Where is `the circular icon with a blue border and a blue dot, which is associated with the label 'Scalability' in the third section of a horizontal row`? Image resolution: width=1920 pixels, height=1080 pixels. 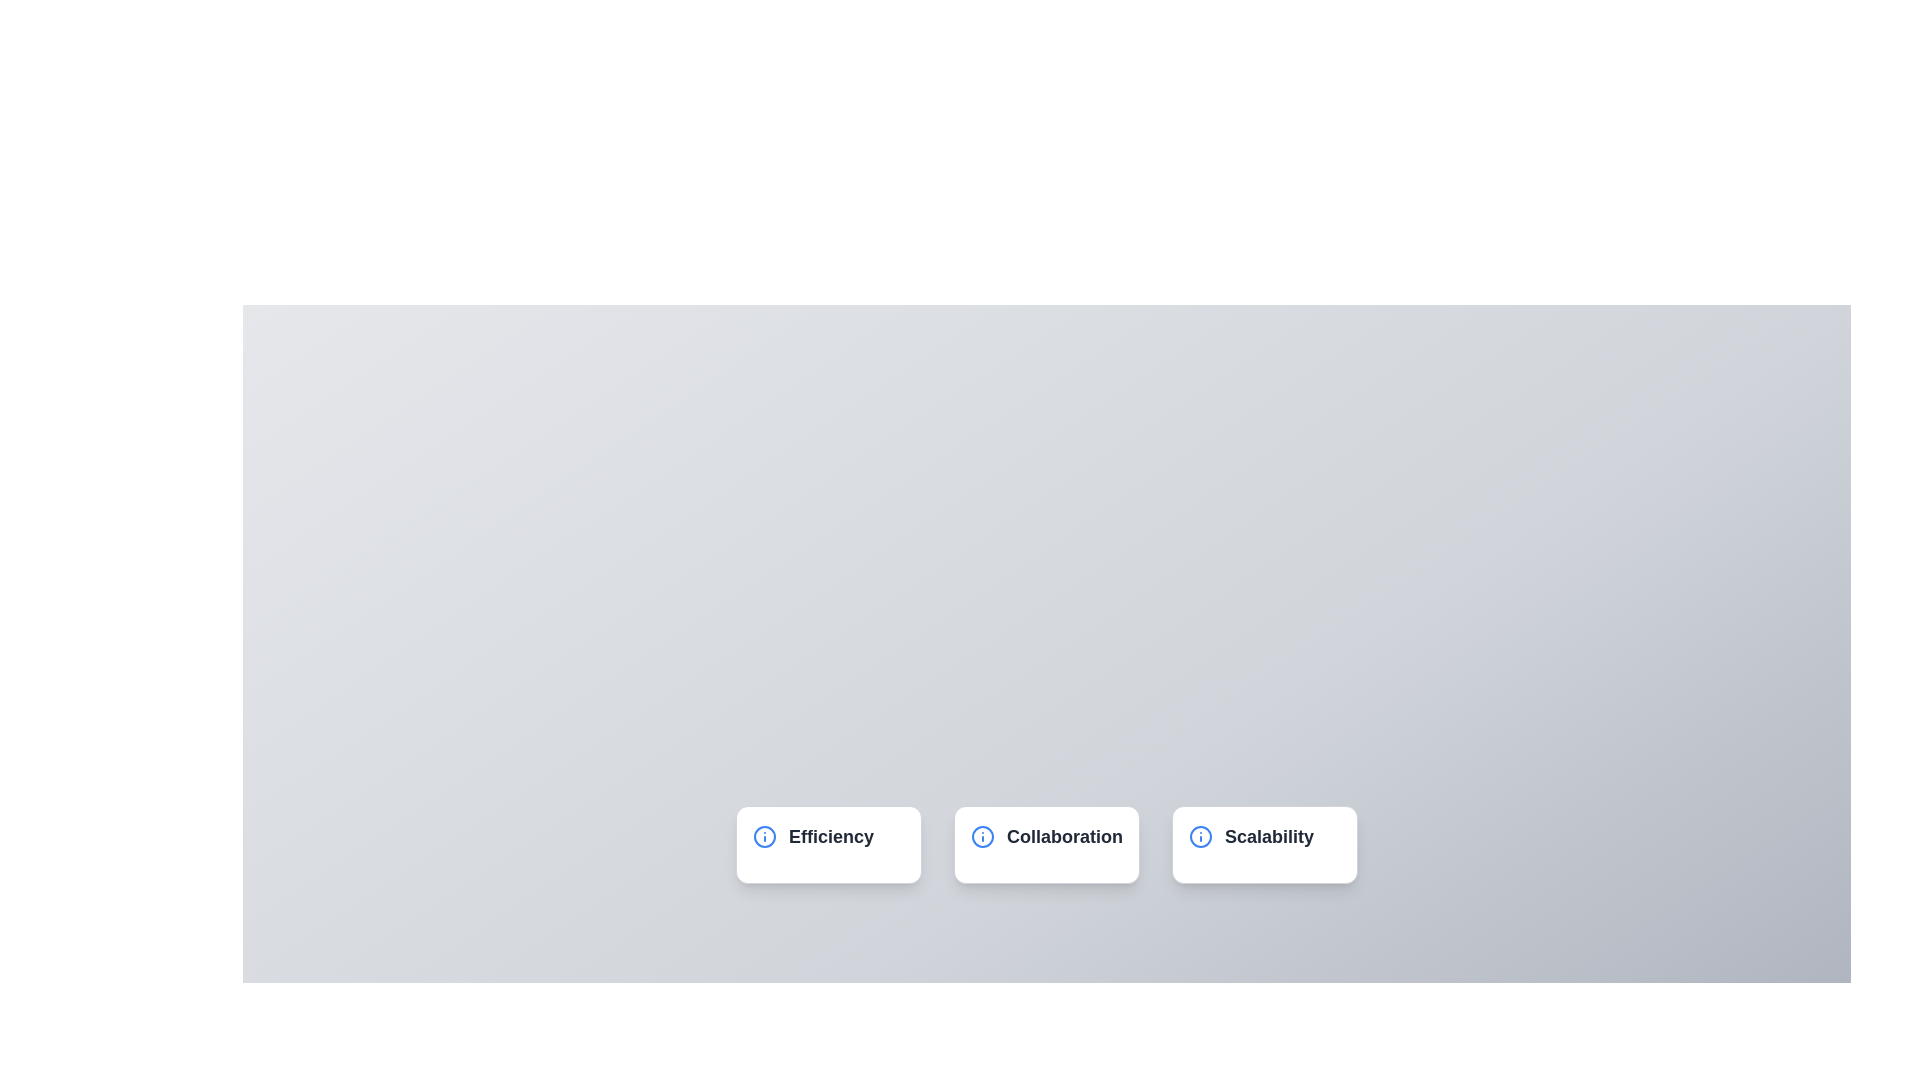 the circular icon with a blue border and a blue dot, which is associated with the label 'Scalability' in the third section of a horizontal row is located at coordinates (1200, 837).